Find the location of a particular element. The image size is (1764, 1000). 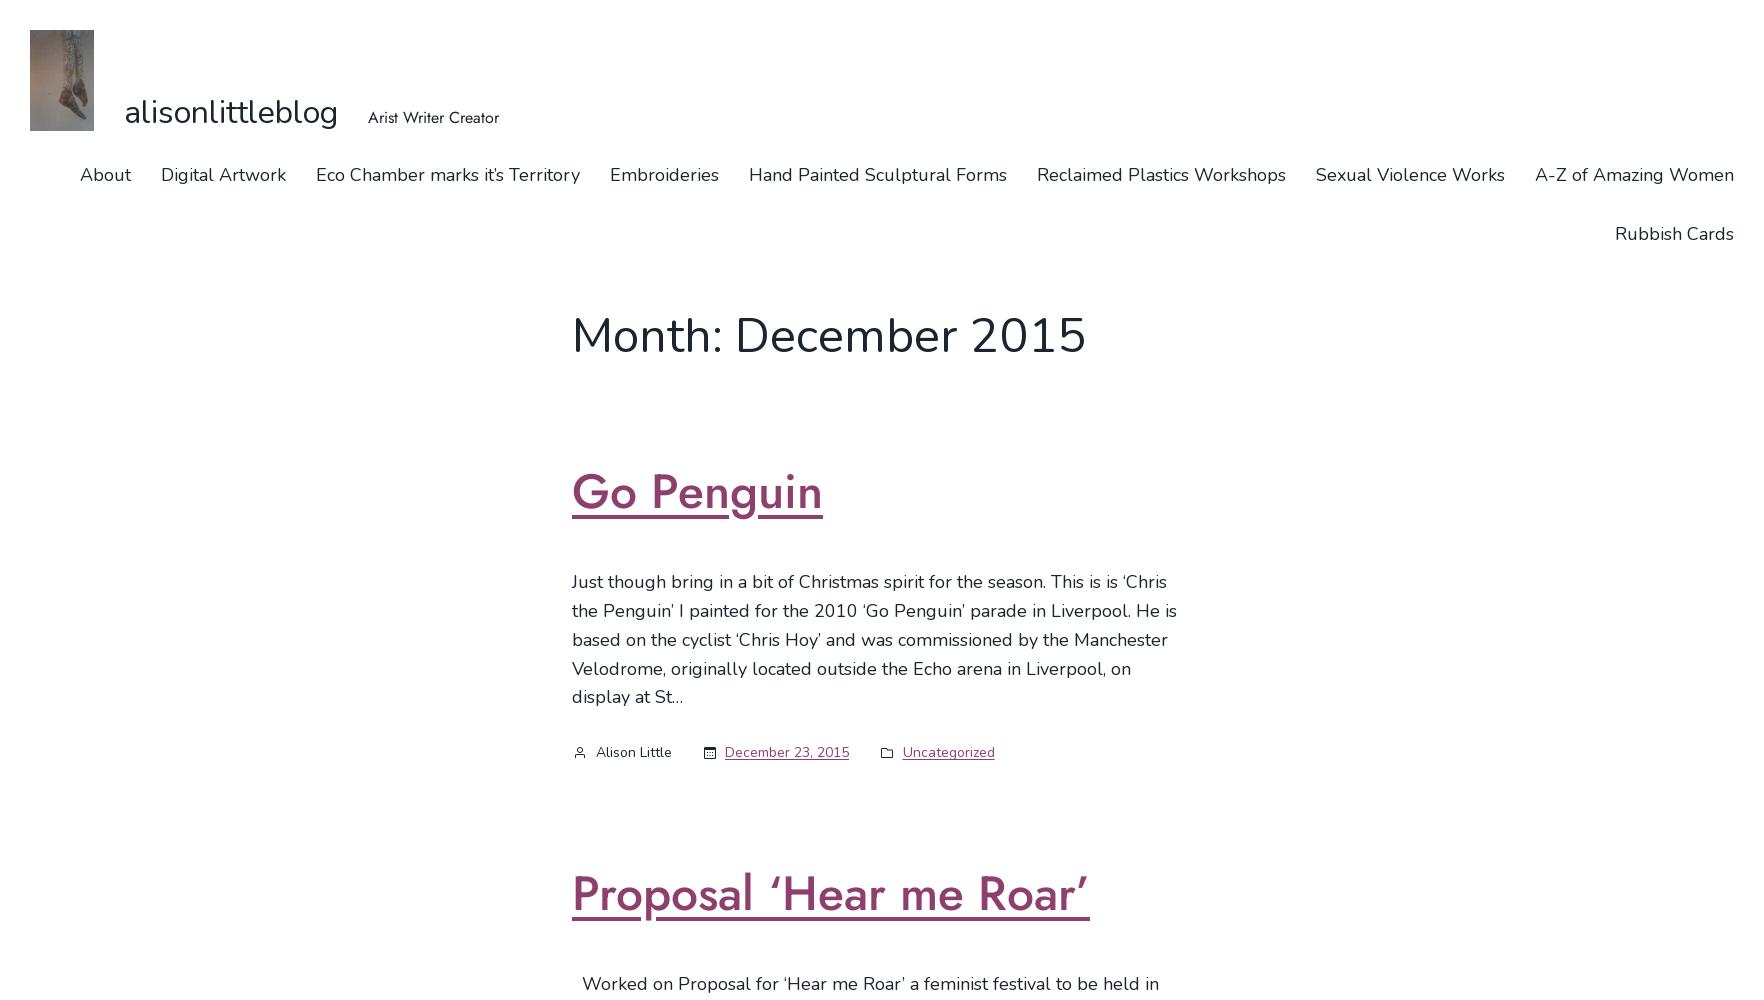

'Just though bring in a bit of Christmas spirit for the season. This is is ‘Chris the Penguin’ I painted for the 2010 ‘Go Penguin’ parade in Liverpool. He is based on the cyclist ‘Chris Hoy’ and was commissioned by the Manchester Velodrome, originally located outside the Echo arena in Liverpool, on display at St…' is located at coordinates (874, 639).